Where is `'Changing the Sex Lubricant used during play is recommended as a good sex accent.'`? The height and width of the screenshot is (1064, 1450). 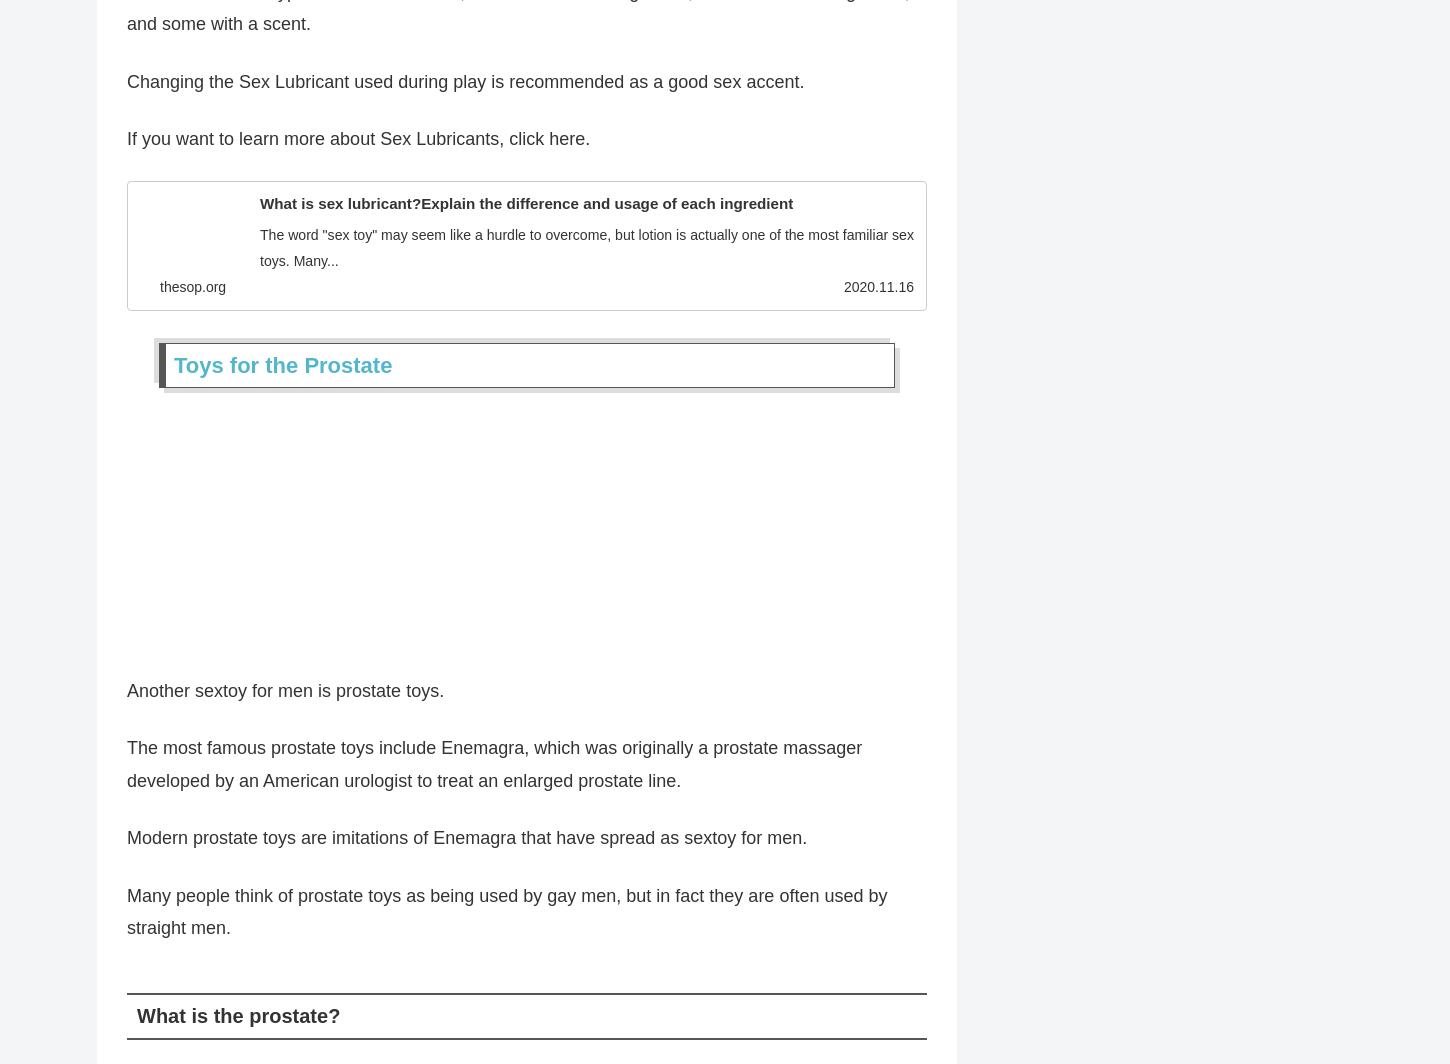 'Changing the Sex Lubricant used during play is recommended as a good sex accent.' is located at coordinates (464, 87).